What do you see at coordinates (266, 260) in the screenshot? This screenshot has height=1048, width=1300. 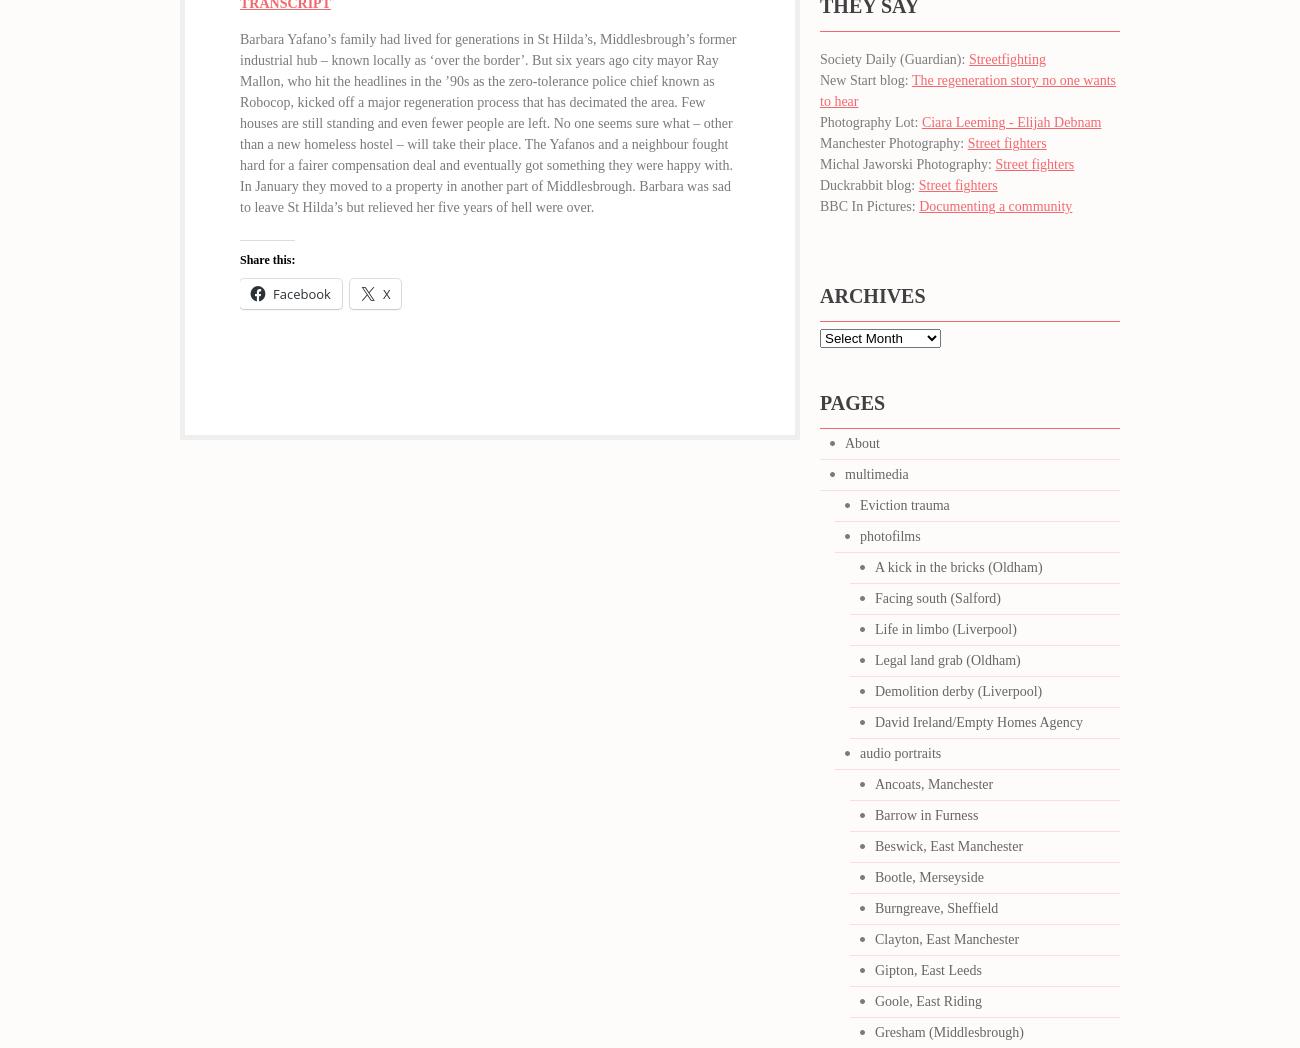 I see `'Share this:'` at bounding box center [266, 260].